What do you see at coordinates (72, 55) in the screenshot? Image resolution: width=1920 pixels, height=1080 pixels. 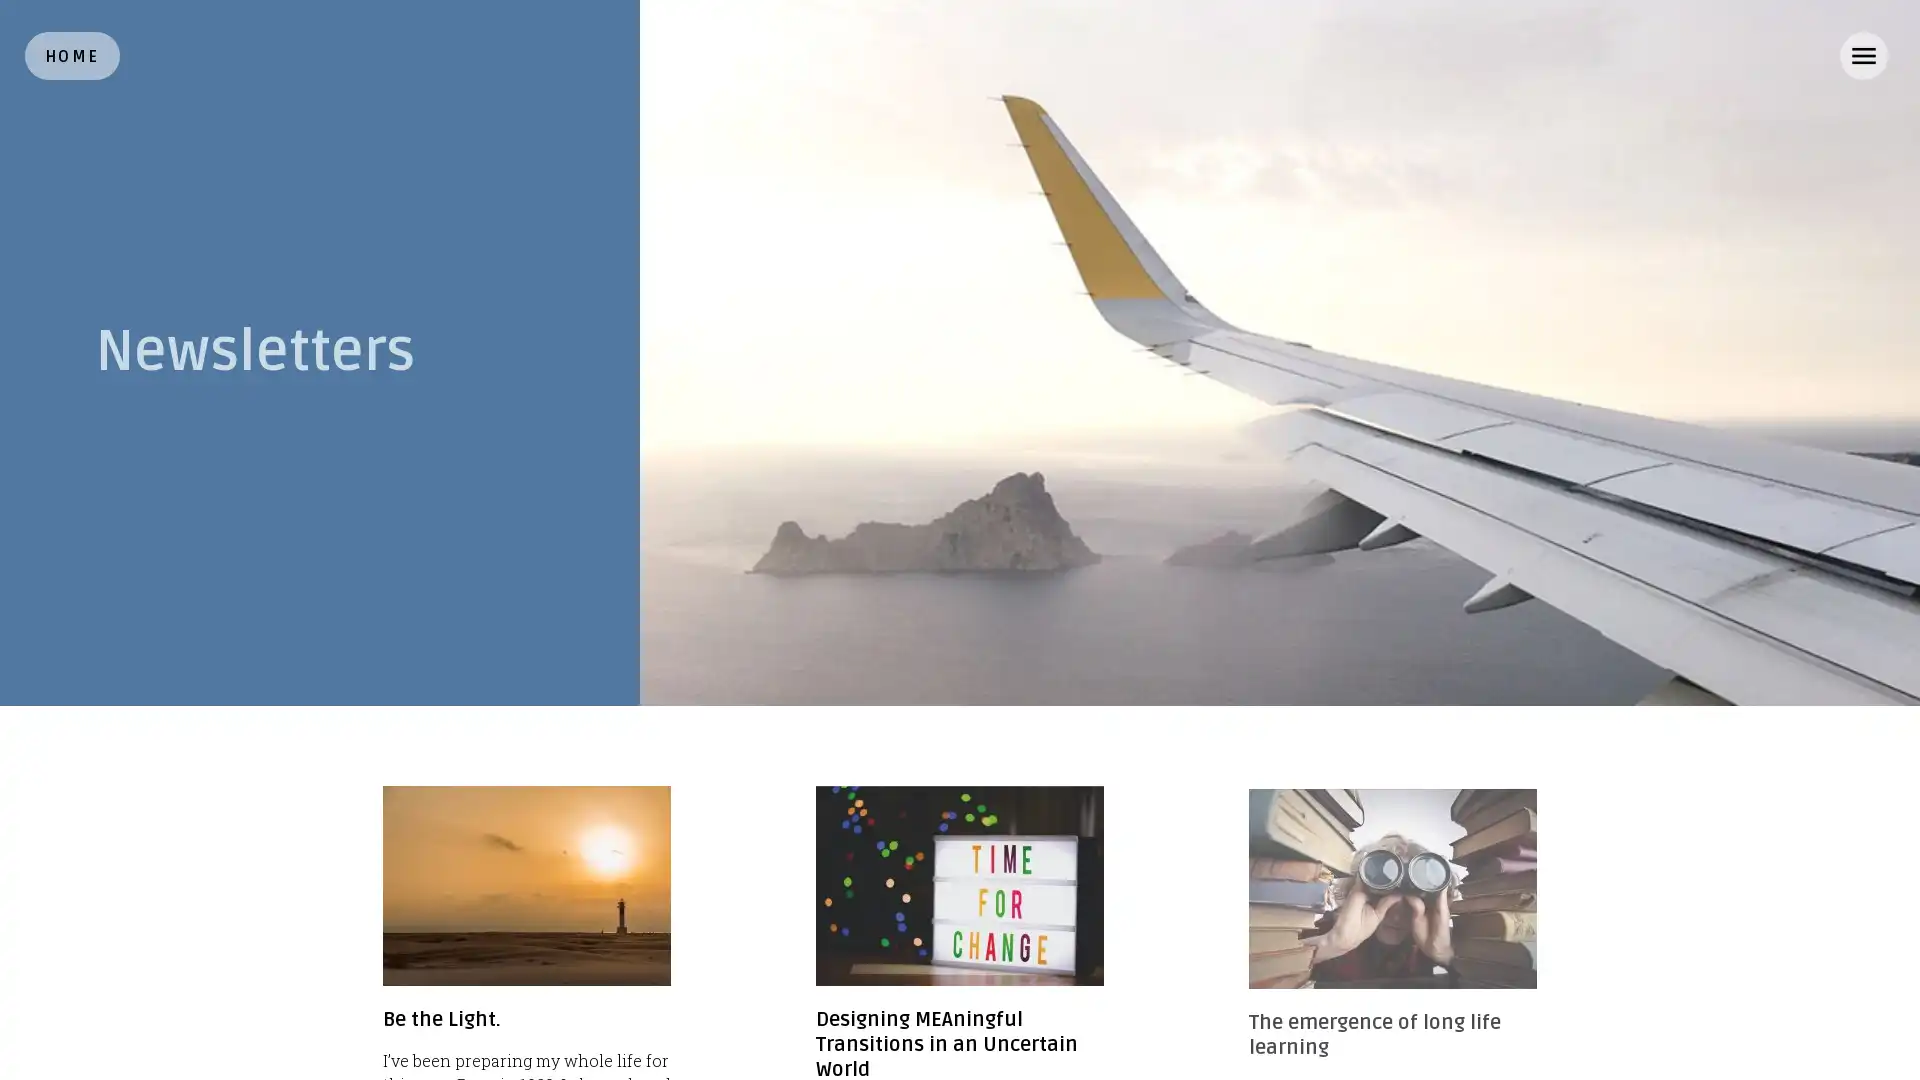 I see `HOME` at bounding box center [72, 55].